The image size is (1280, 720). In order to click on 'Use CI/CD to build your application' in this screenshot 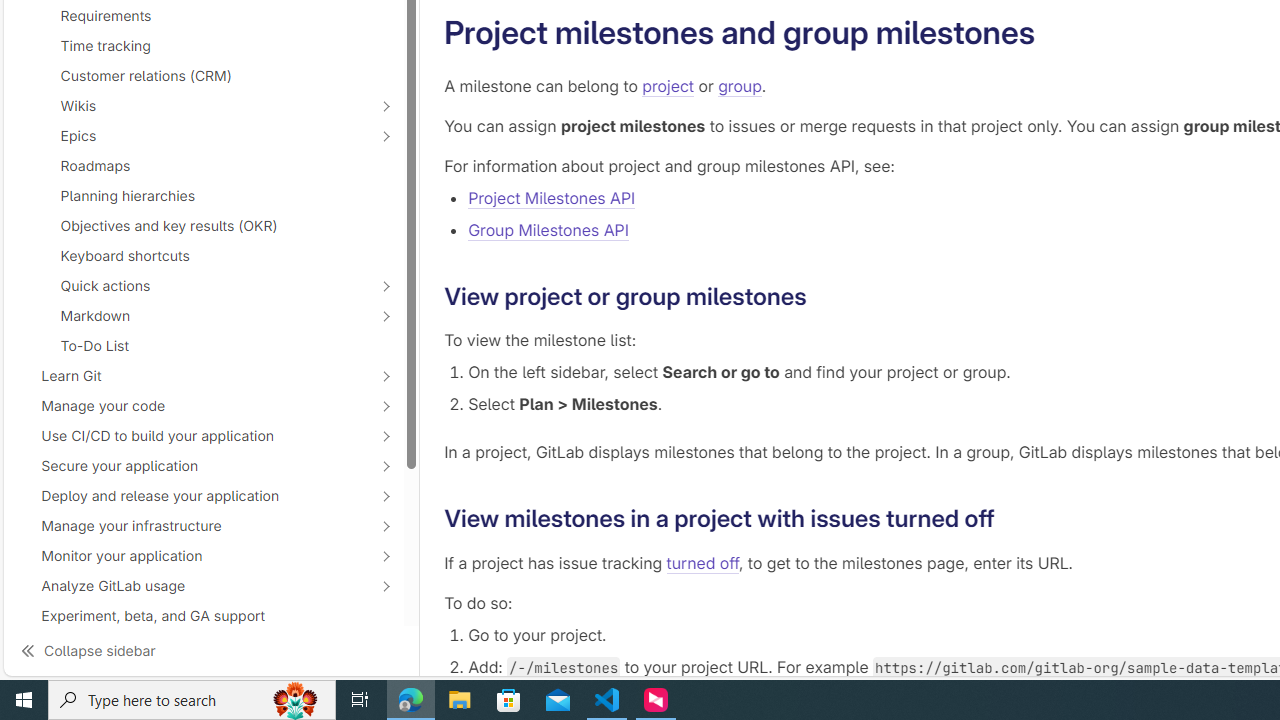, I will do `click(192, 434)`.